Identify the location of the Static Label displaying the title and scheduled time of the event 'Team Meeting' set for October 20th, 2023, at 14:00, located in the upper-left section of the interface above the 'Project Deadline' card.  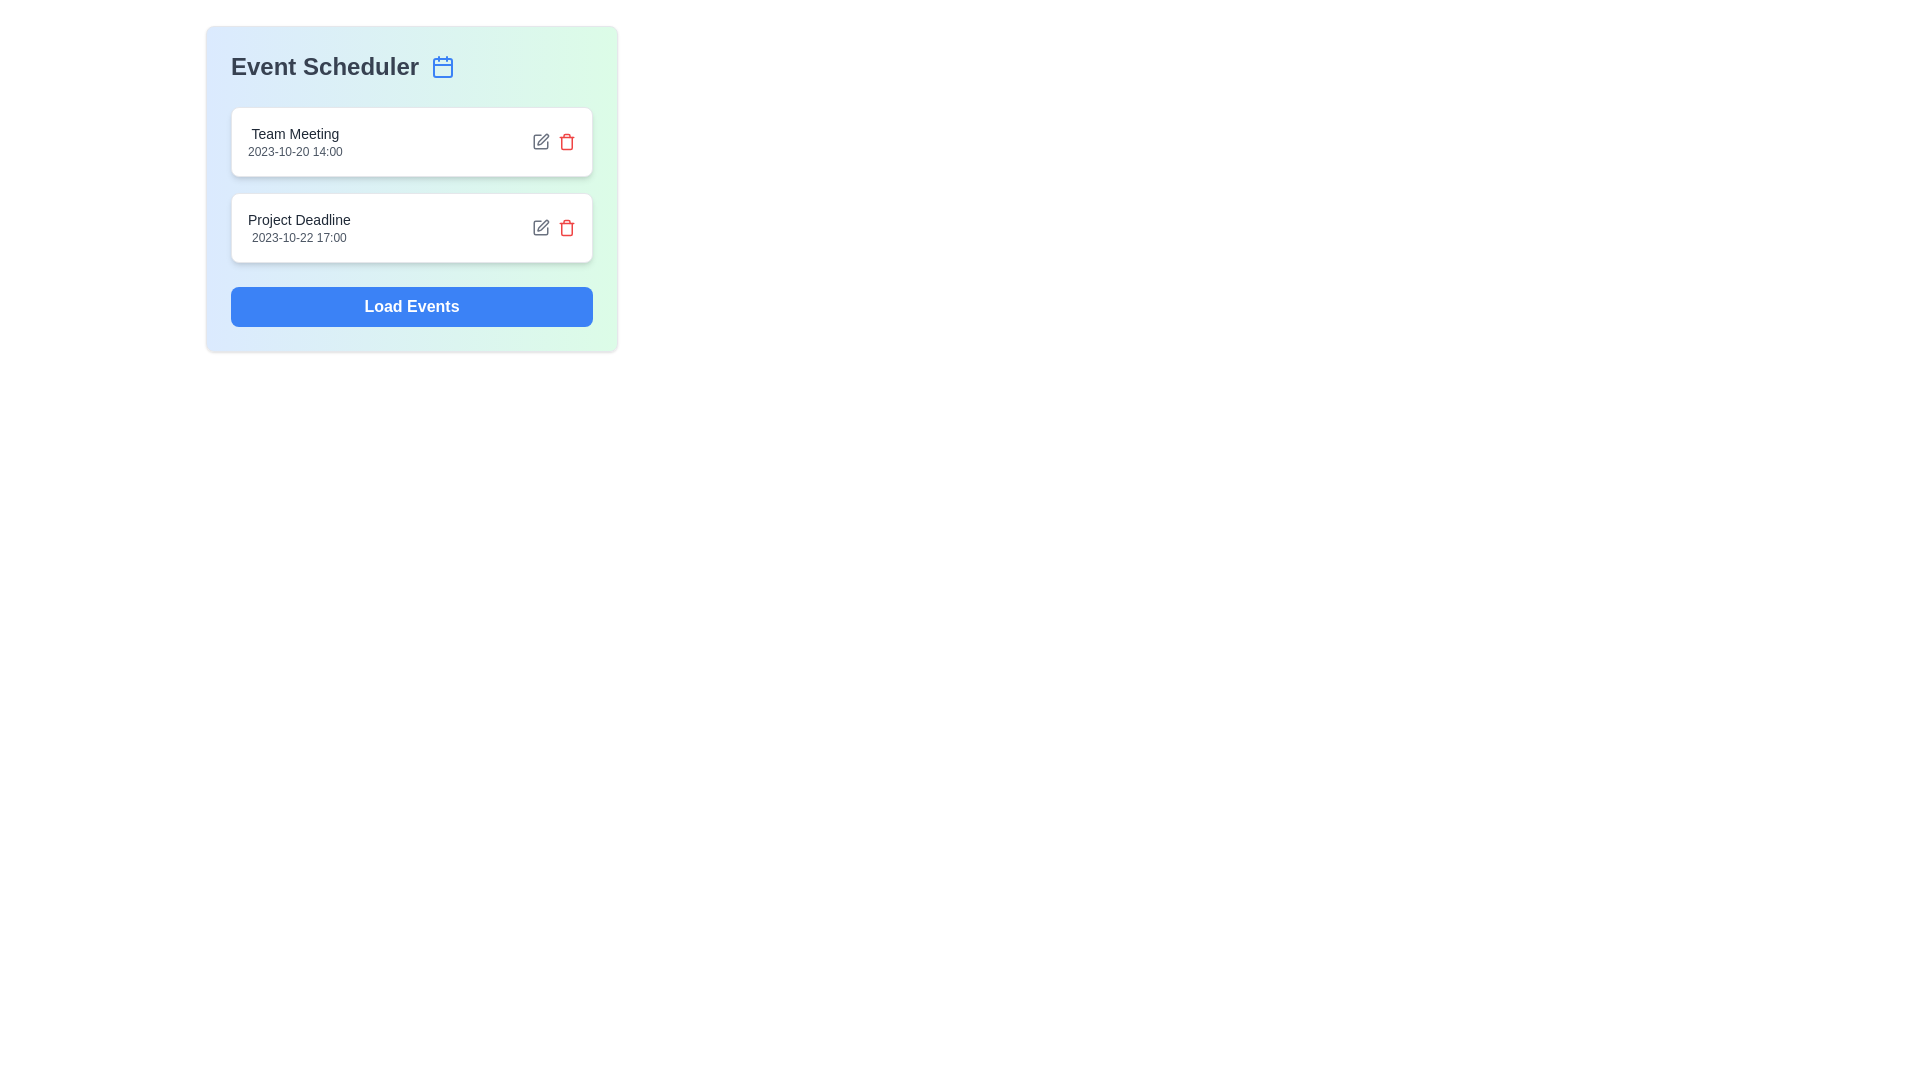
(294, 141).